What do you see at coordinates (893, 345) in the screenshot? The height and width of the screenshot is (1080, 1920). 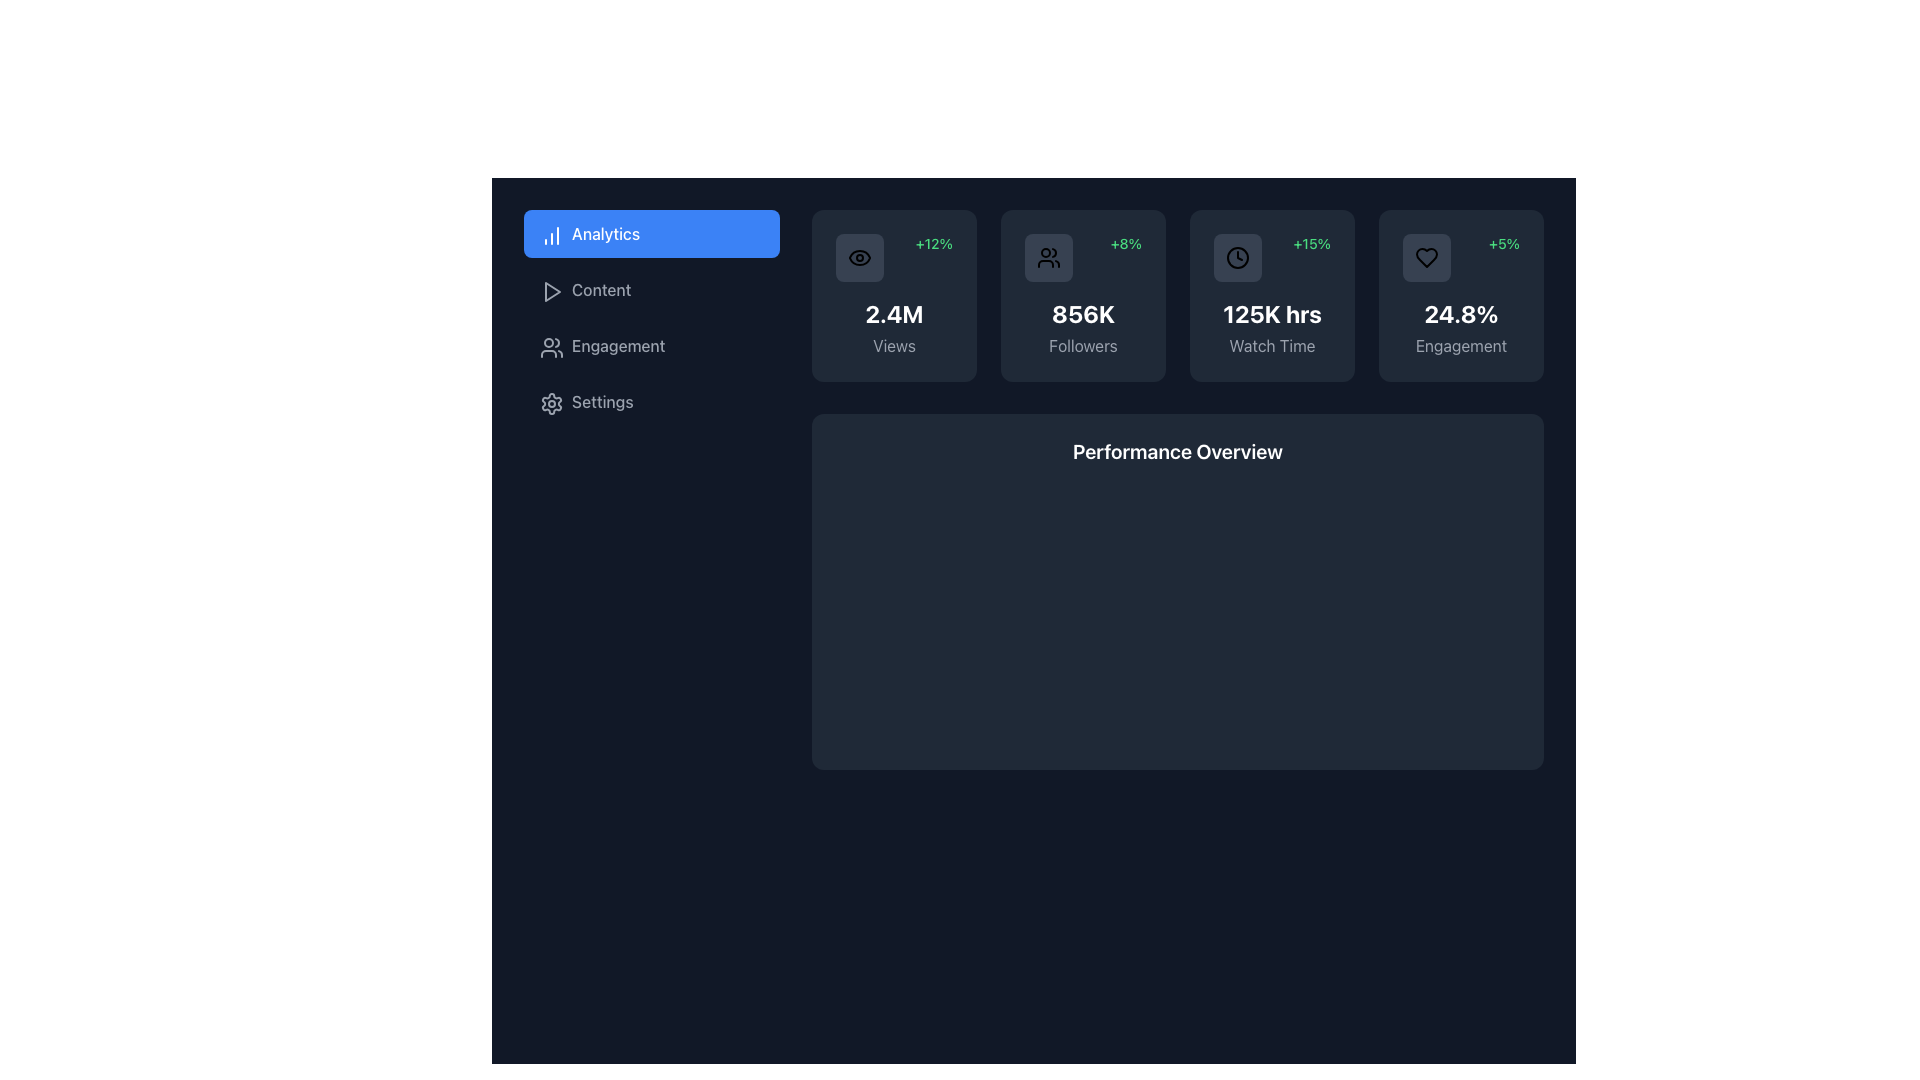 I see `the label text that provides context for the number of views, located beneath the bold '2.4M' text in the first card of the horizontal list of metrics` at bounding box center [893, 345].